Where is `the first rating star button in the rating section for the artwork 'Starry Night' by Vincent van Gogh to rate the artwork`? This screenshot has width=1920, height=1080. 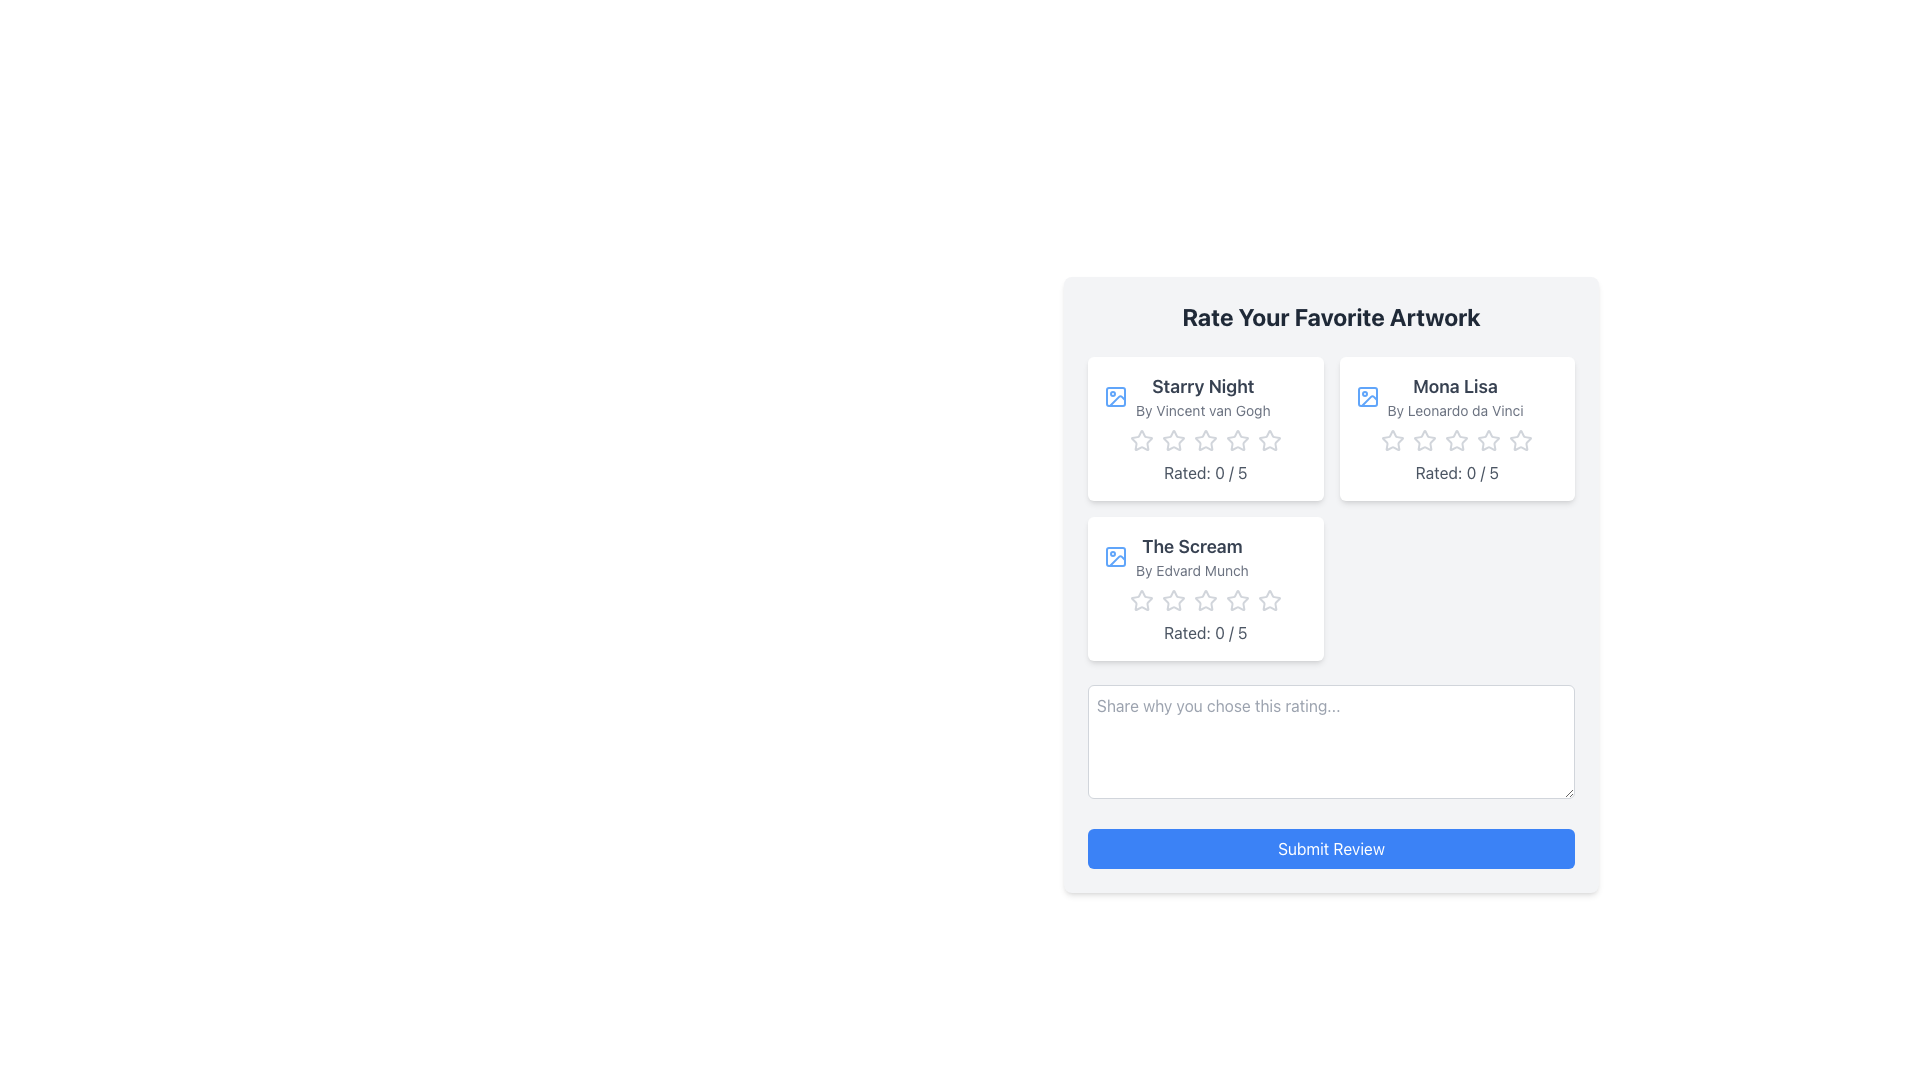 the first rating star button in the rating section for the artwork 'Starry Night' by Vincent van Gogh to rate the artwork is located at coordinates (1141, 439).